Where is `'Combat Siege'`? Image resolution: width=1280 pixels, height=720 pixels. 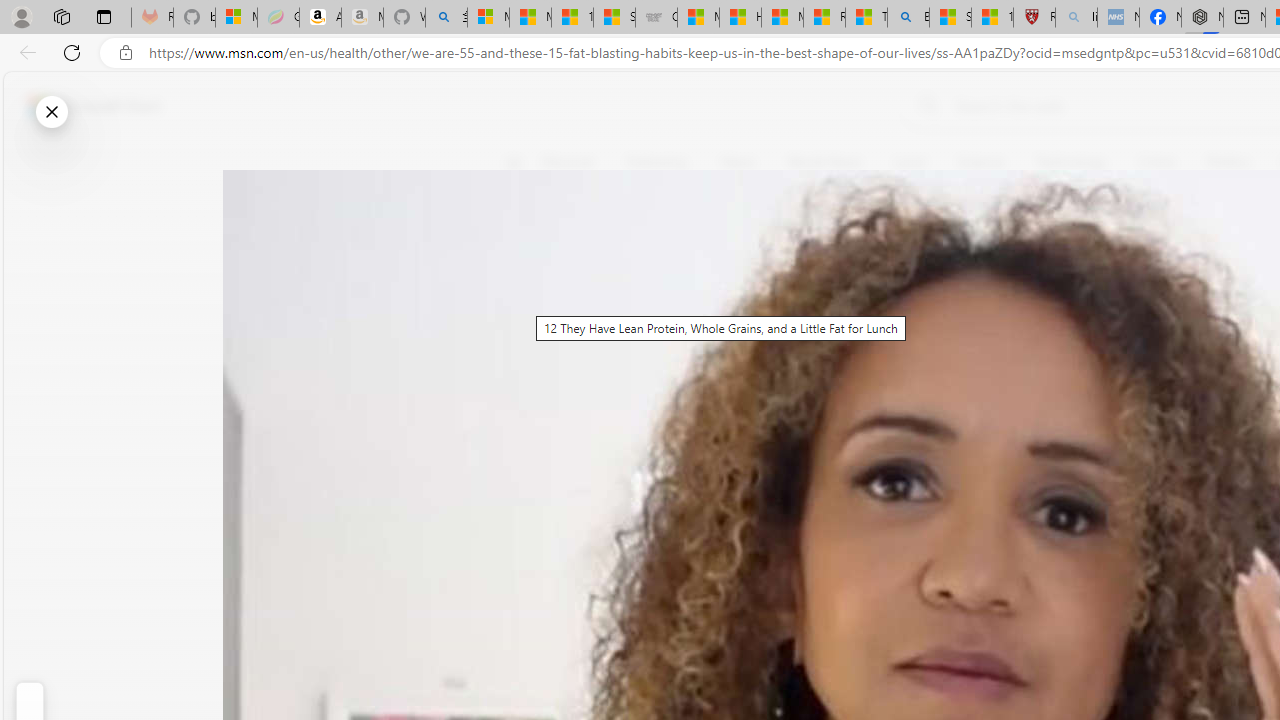
'Combat Siege' is located at coordinates (656, 17).